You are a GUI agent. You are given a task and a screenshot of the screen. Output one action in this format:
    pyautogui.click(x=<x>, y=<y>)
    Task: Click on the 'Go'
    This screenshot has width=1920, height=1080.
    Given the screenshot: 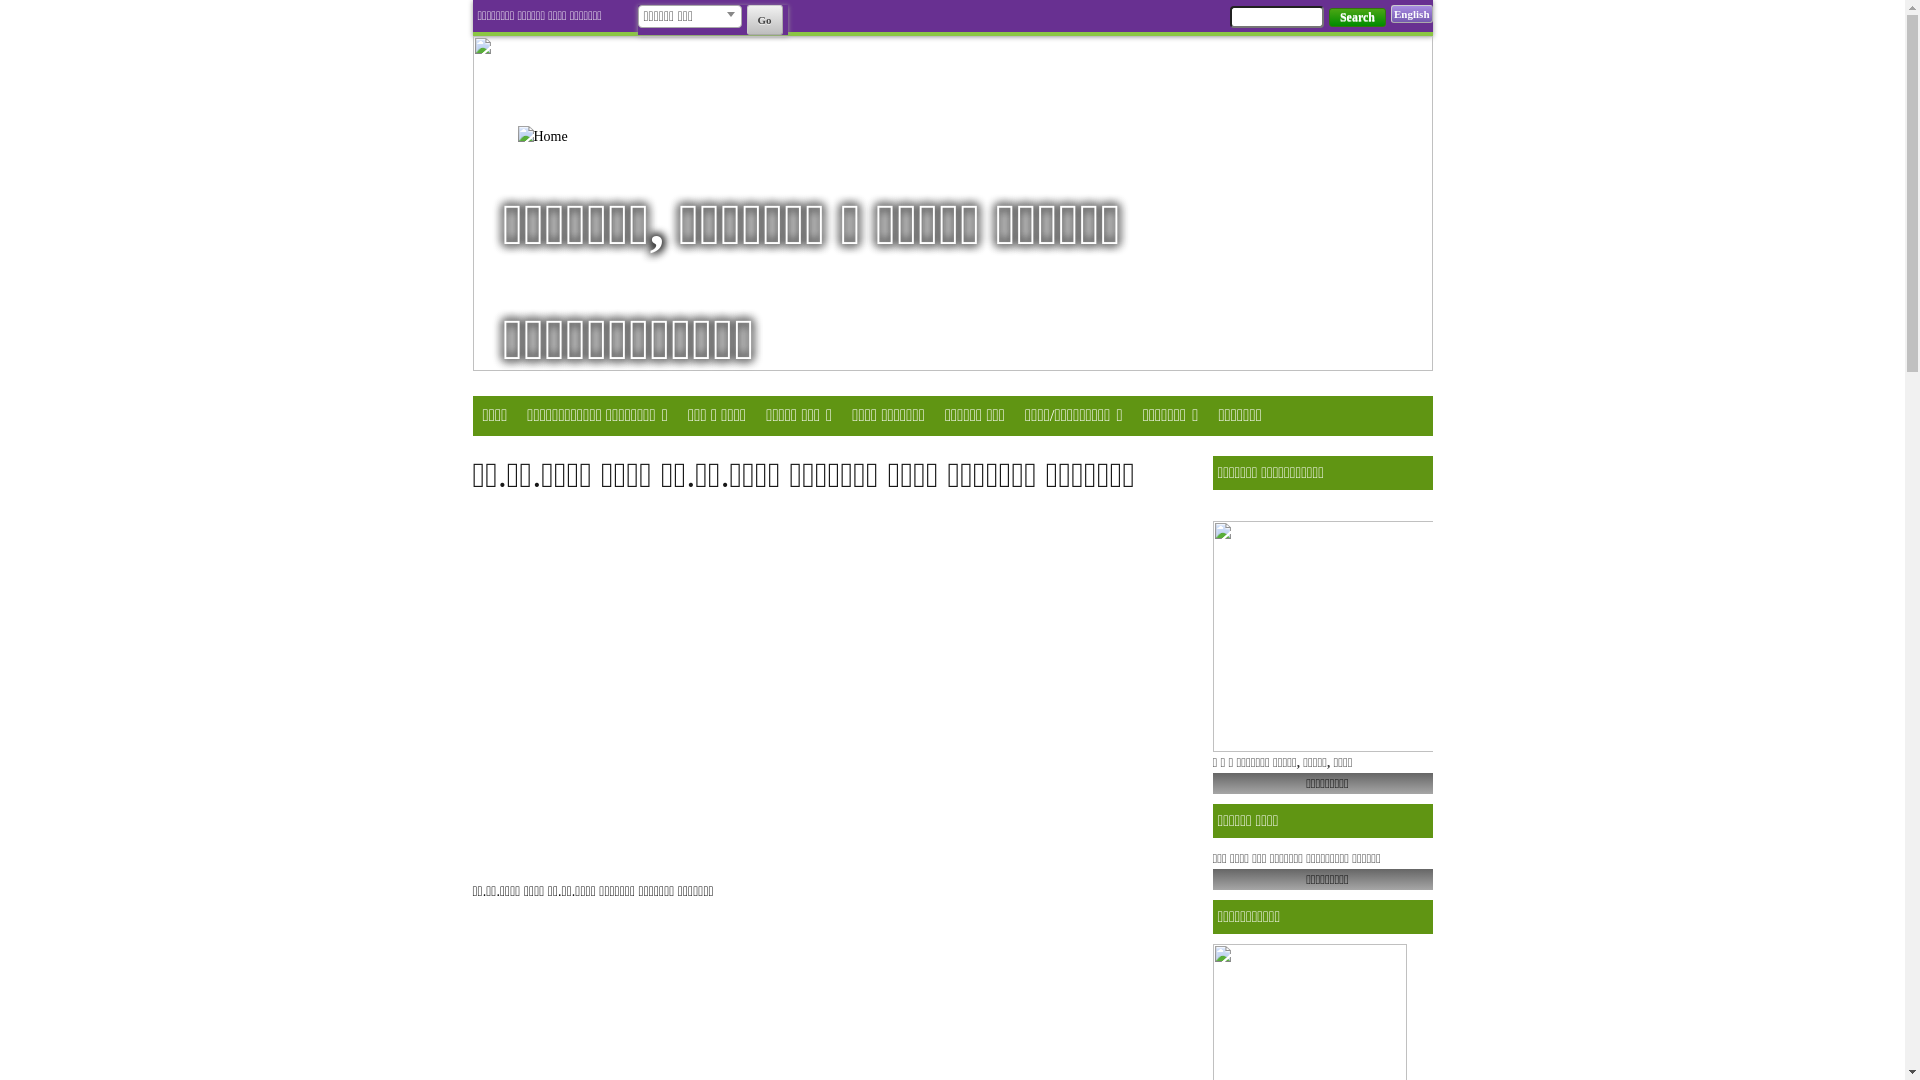 What is the action you would take?
    pyautogui.click(x=762, y=19)
    